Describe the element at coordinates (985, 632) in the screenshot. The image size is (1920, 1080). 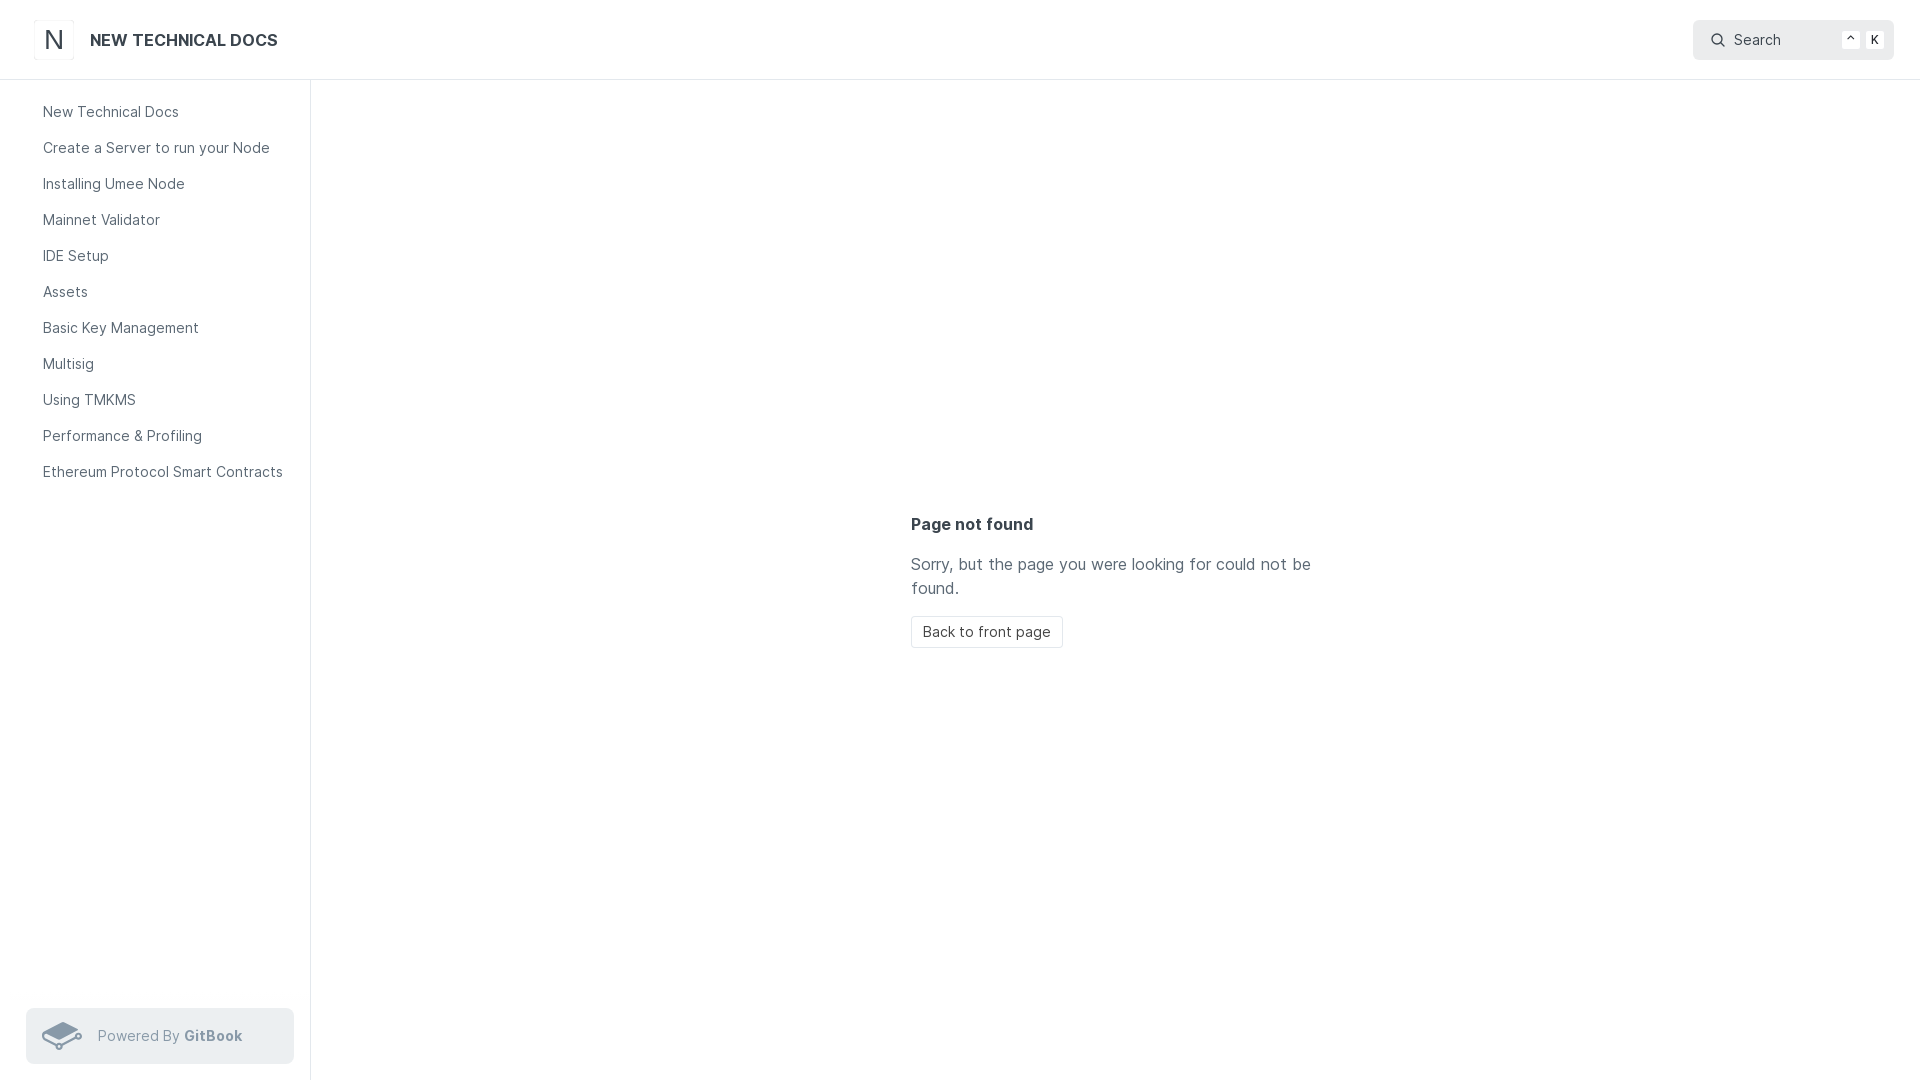
I see `'Back to front page'` at that location.